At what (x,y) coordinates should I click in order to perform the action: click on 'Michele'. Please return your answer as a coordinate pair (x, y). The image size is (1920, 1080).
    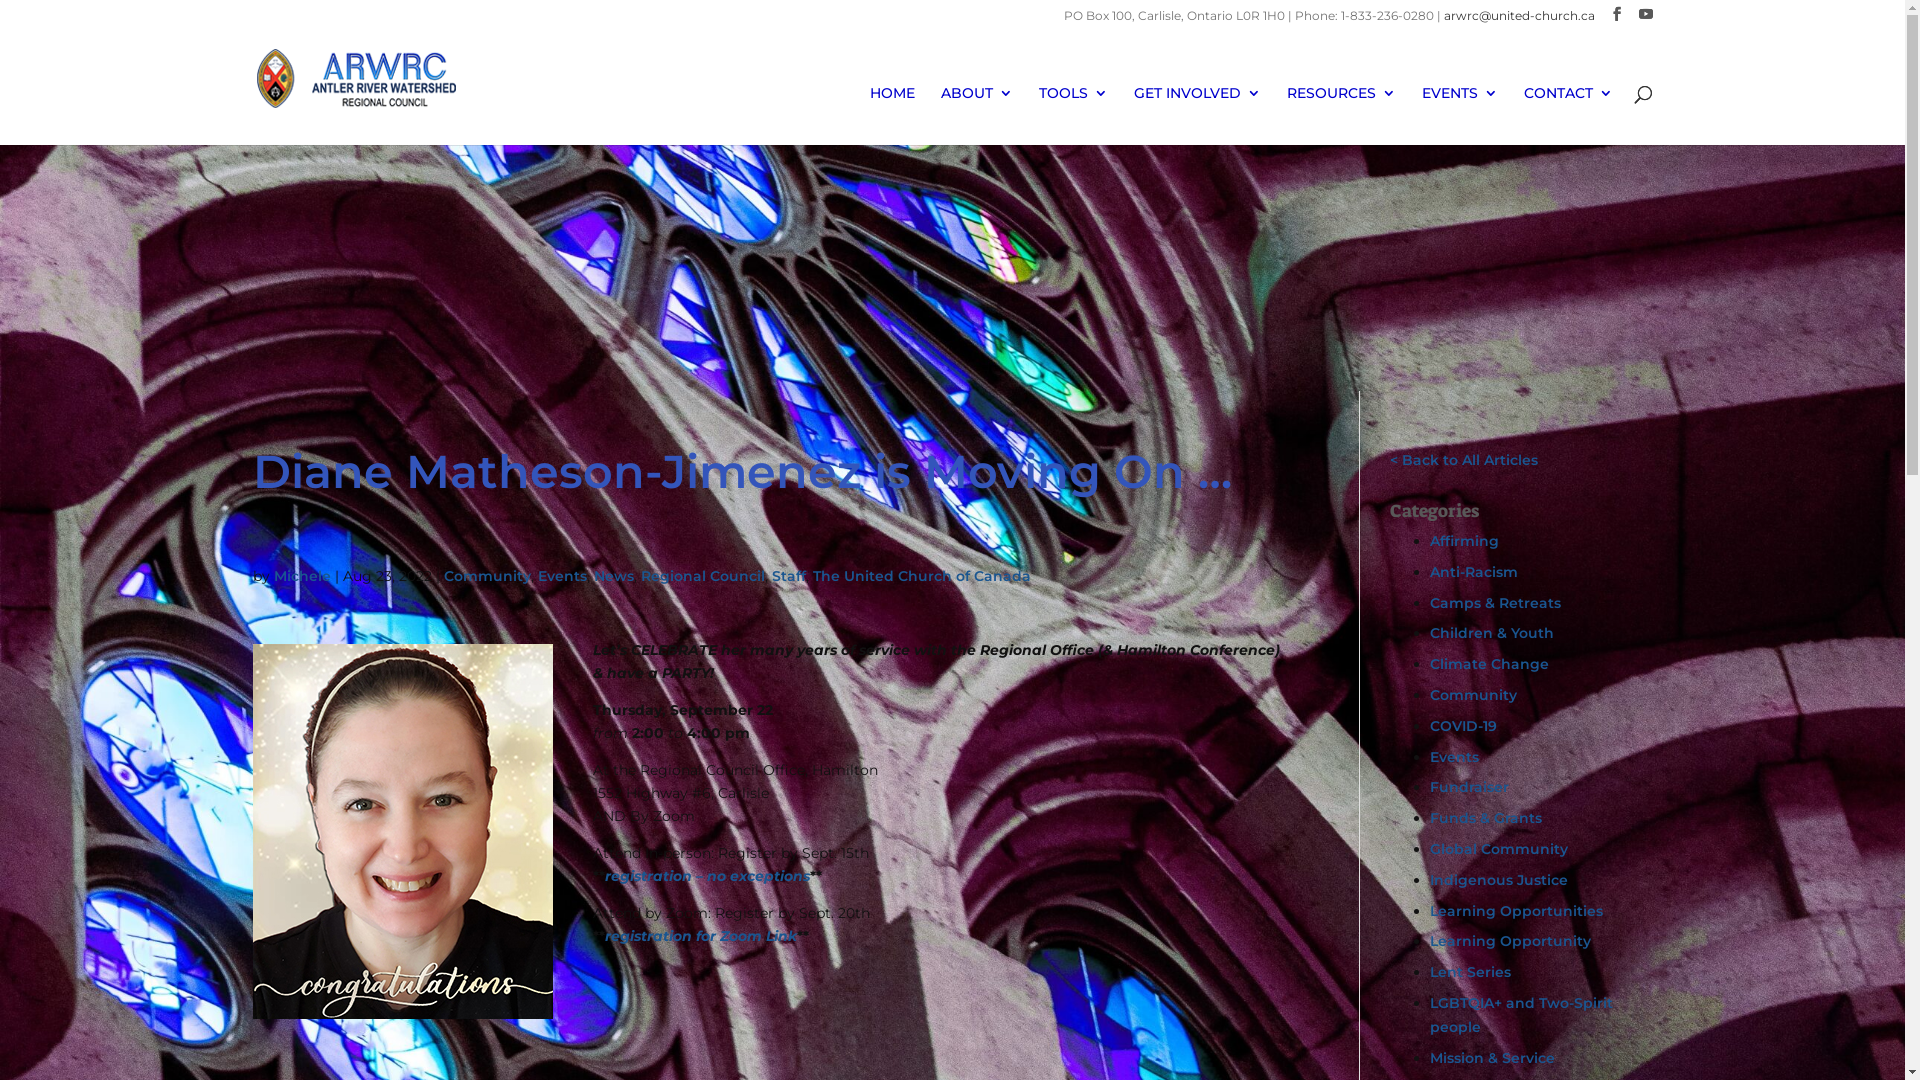
    Looking at the image, I should click on (301, 575).